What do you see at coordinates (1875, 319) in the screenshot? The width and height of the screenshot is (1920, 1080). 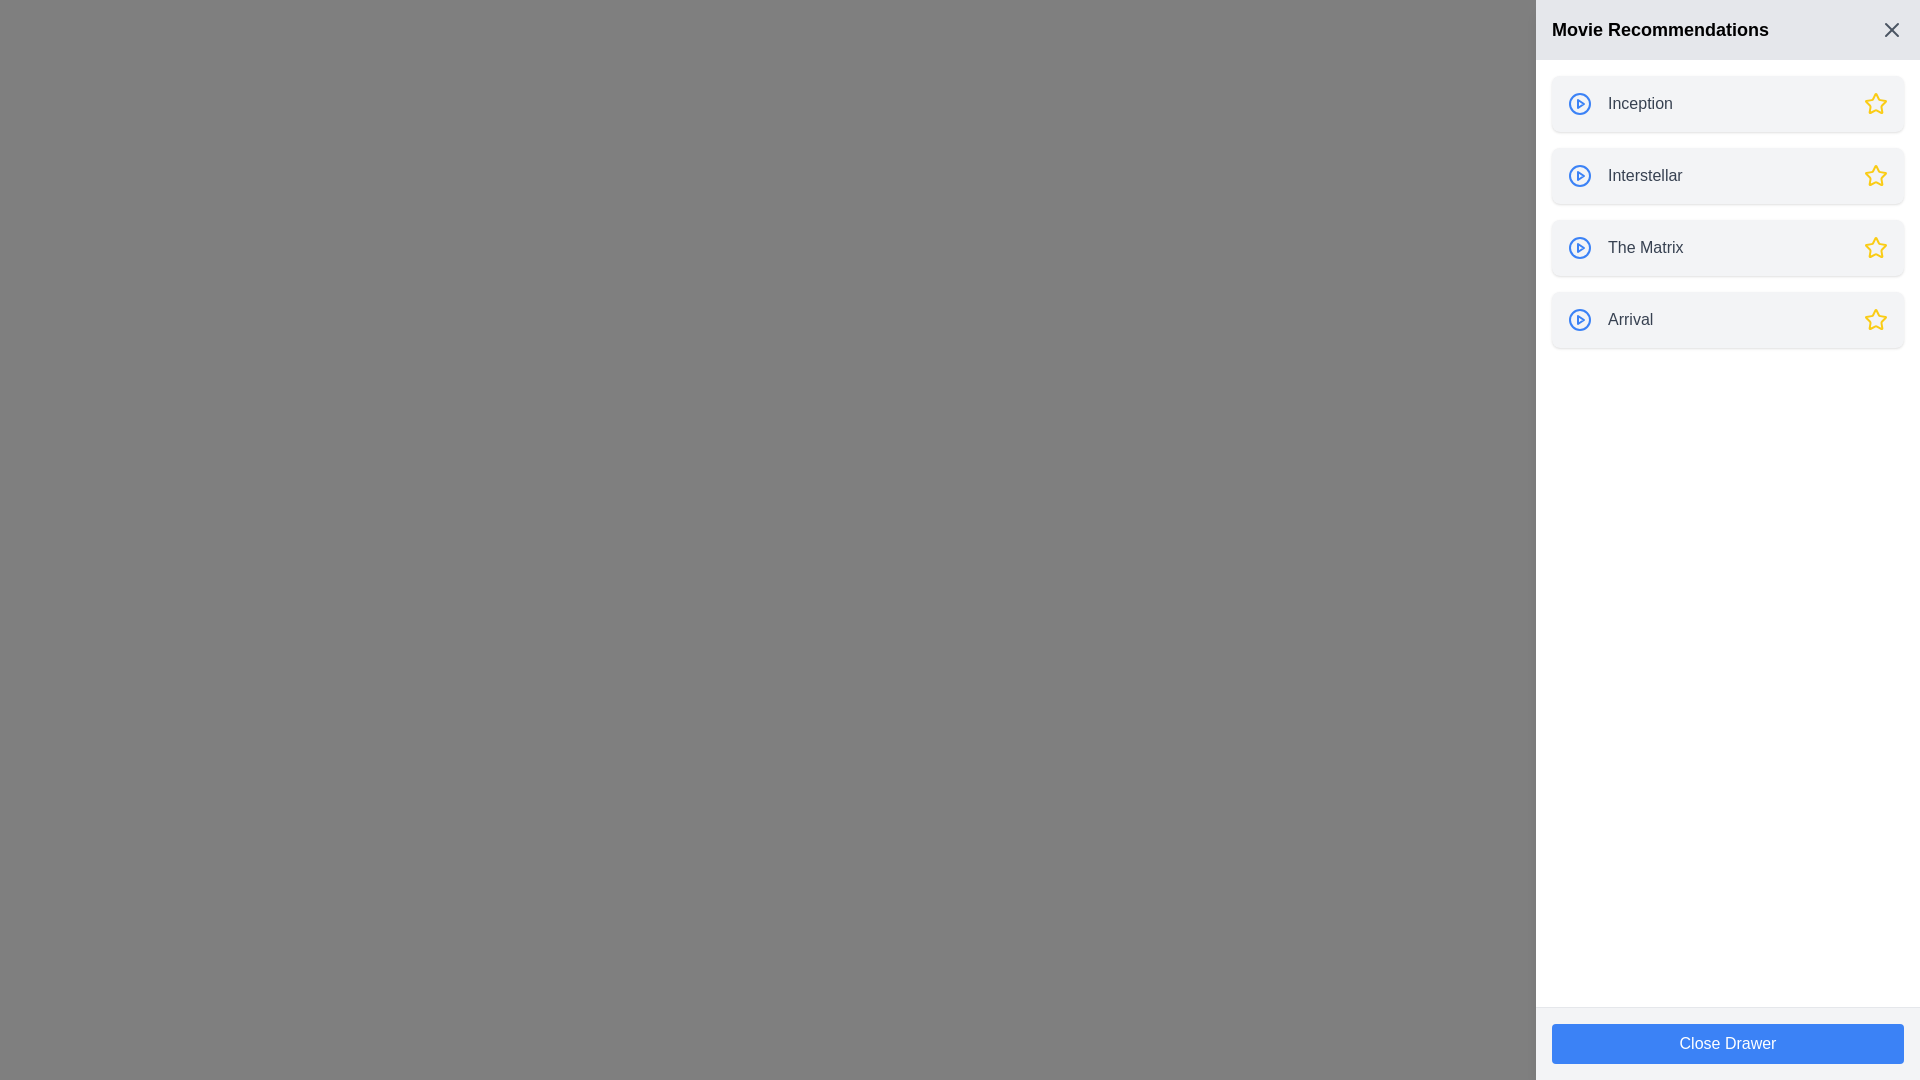 I see `the fifth star icon in the 'Arrival' movie entry within the 'Movie Recommendations' section to rate or favorite the movie` at bounding box center [1875, 319].